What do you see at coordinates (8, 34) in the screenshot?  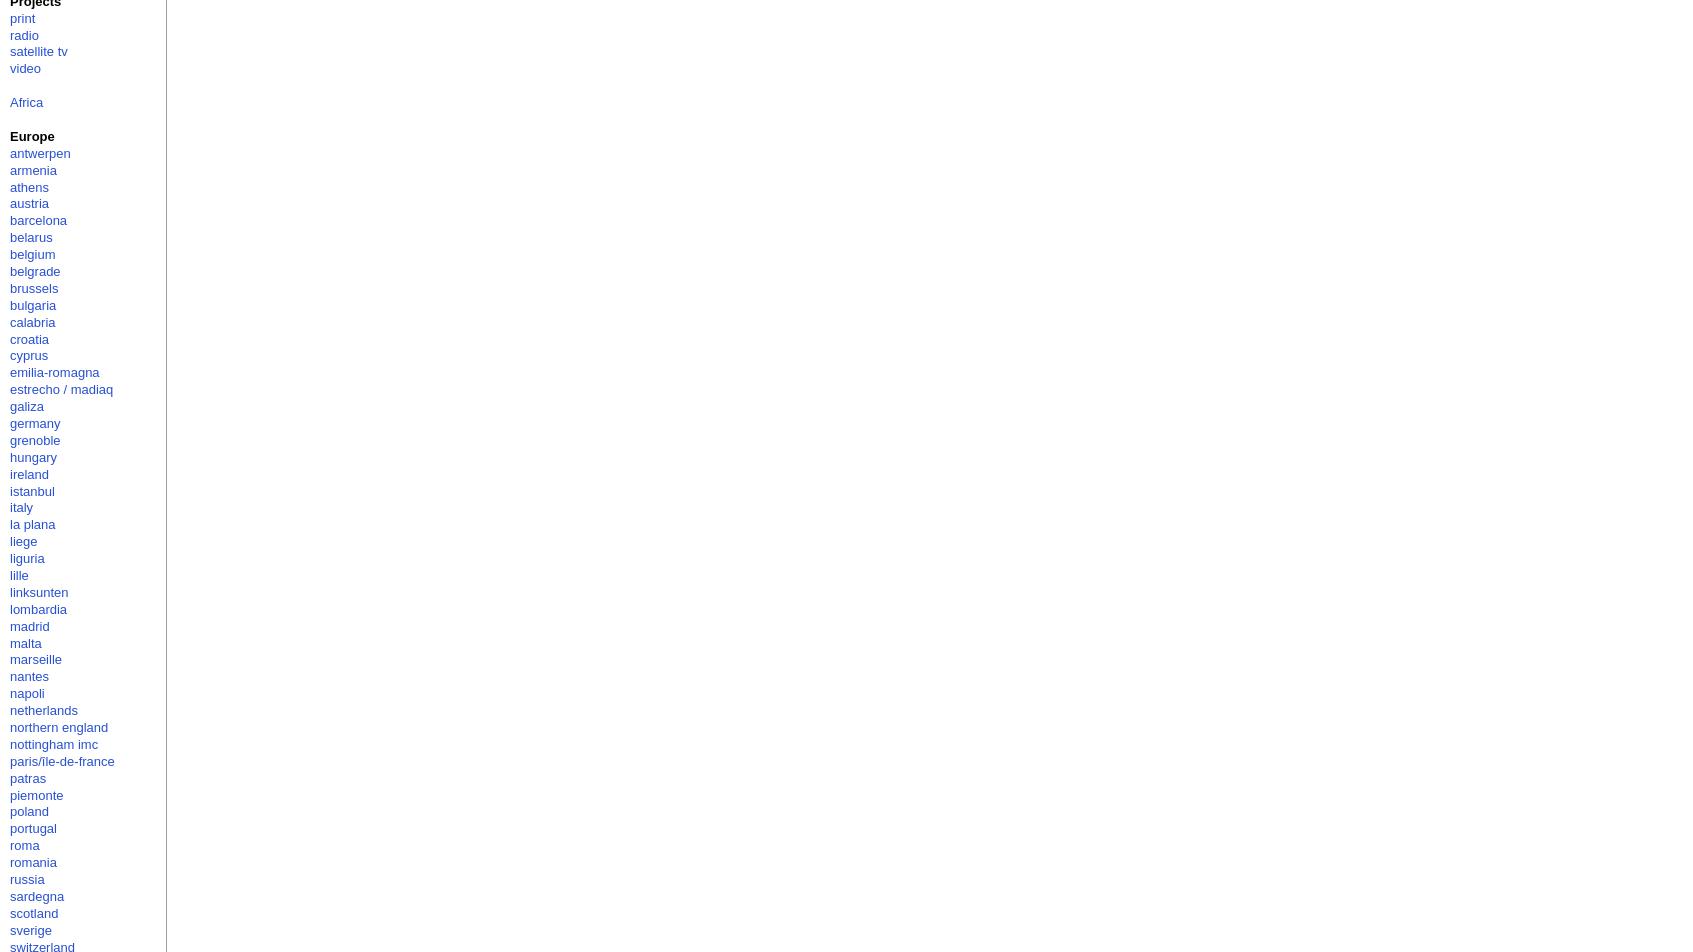 I see `'radio'` at bounding box center [8, 34].